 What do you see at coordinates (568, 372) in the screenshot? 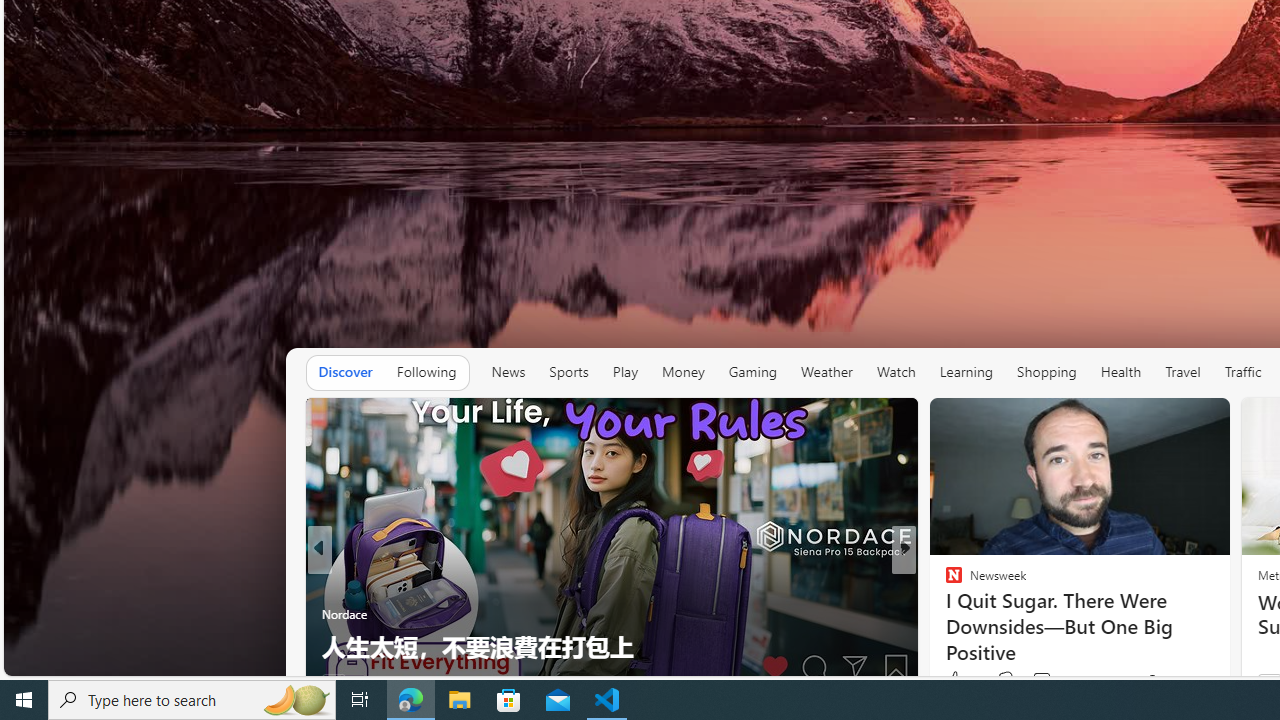
I see `'Sports'` at bounding box center [568, 372].